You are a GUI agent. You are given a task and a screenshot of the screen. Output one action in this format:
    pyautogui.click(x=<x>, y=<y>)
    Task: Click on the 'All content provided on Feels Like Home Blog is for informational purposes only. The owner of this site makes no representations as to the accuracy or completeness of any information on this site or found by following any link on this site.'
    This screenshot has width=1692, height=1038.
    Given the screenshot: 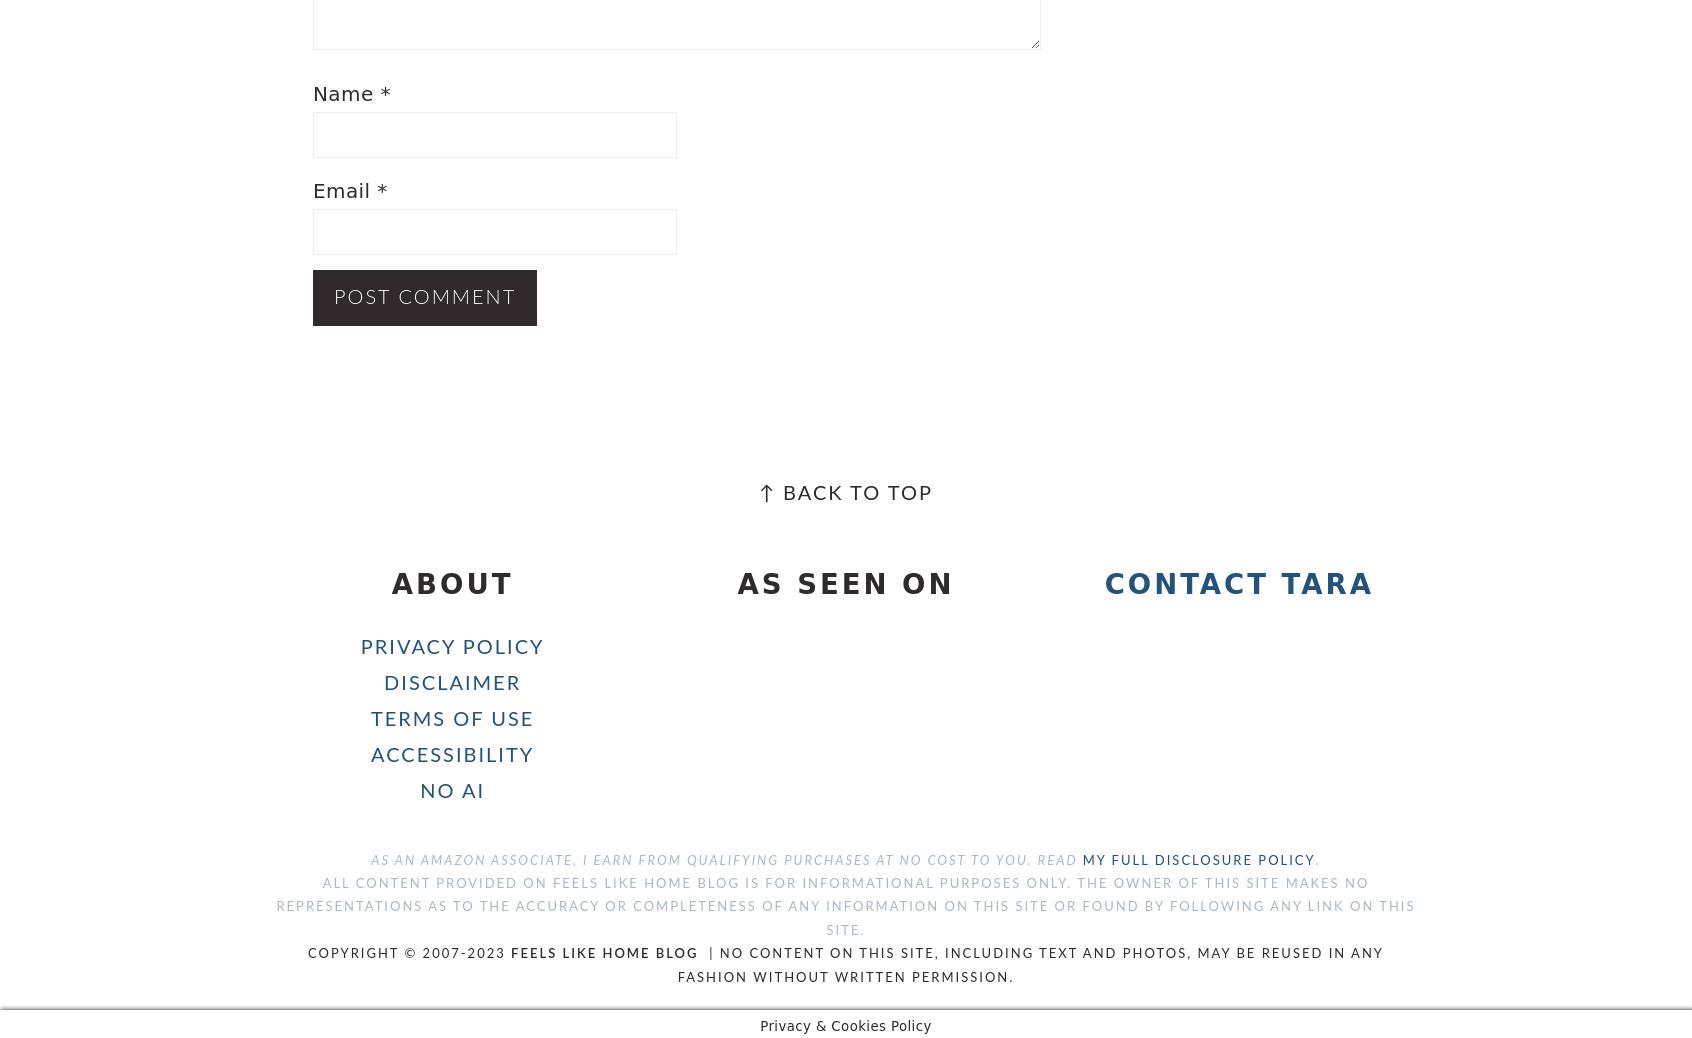 What is the action you would take?
    pyautogui.click(x=845, y=907)
    